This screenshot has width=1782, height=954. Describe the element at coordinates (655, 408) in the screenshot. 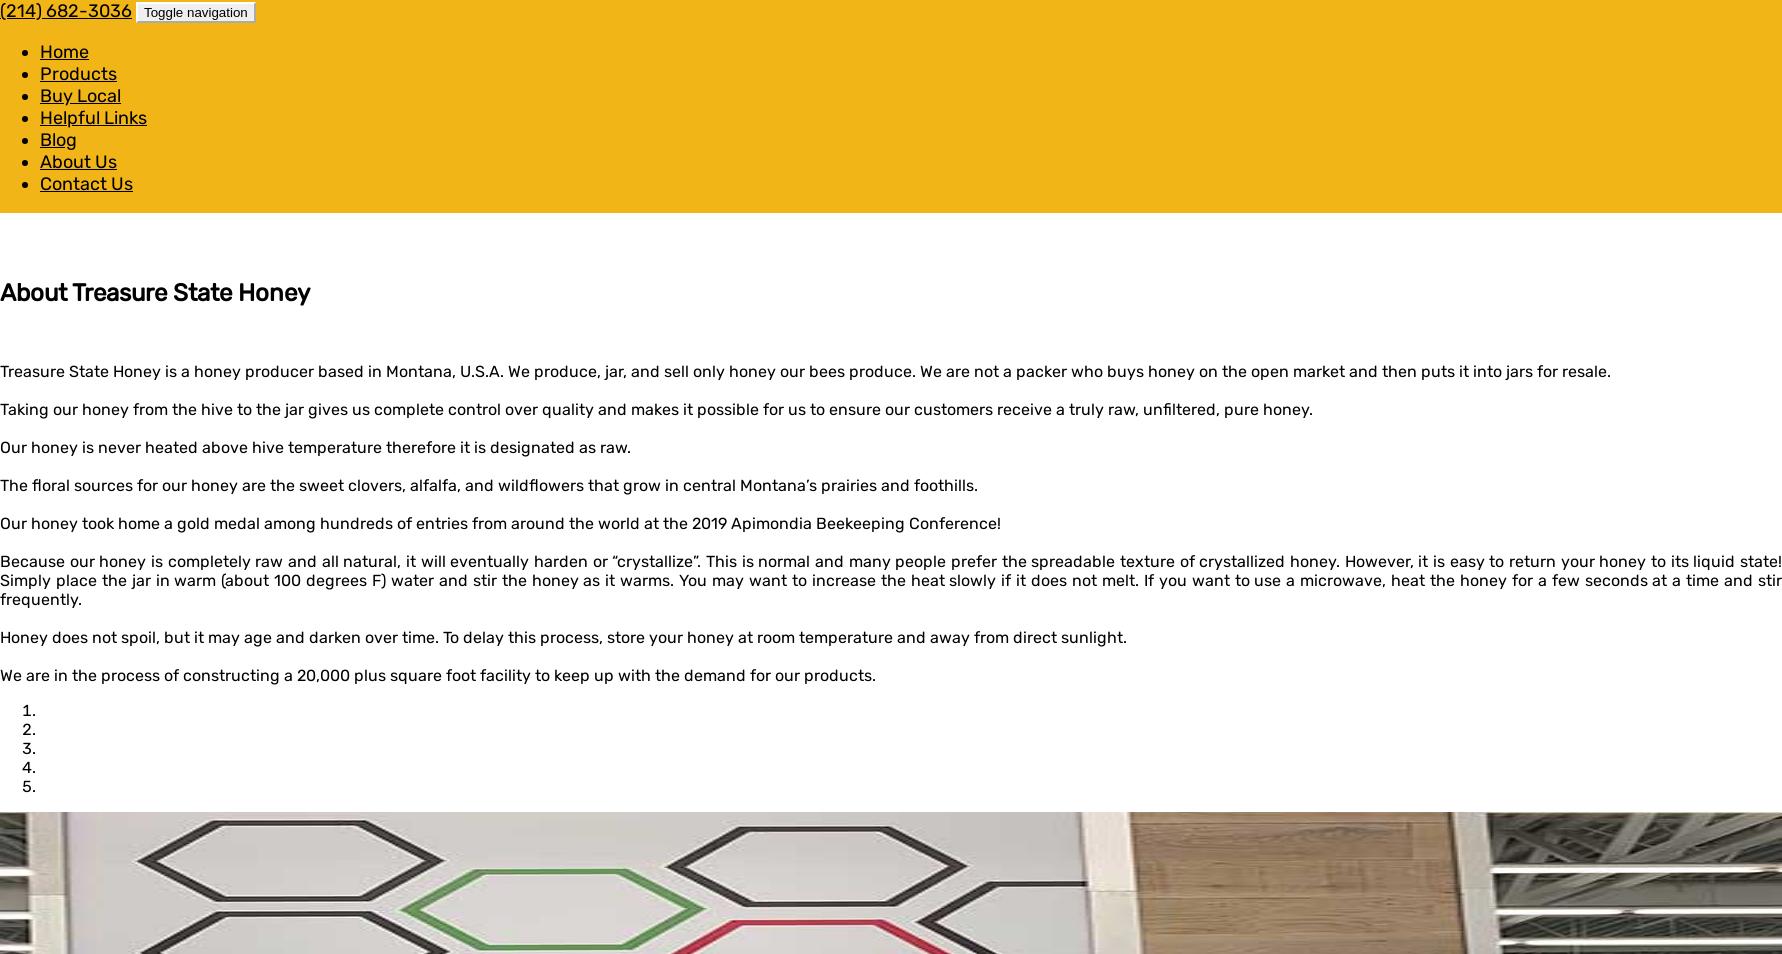

I see `'Taking our honey from the hive to the jar gives us complete control over quality and makes it possible for us to ensure our customers receive a truly raw, unfiltered, pure honey.'` at that location.